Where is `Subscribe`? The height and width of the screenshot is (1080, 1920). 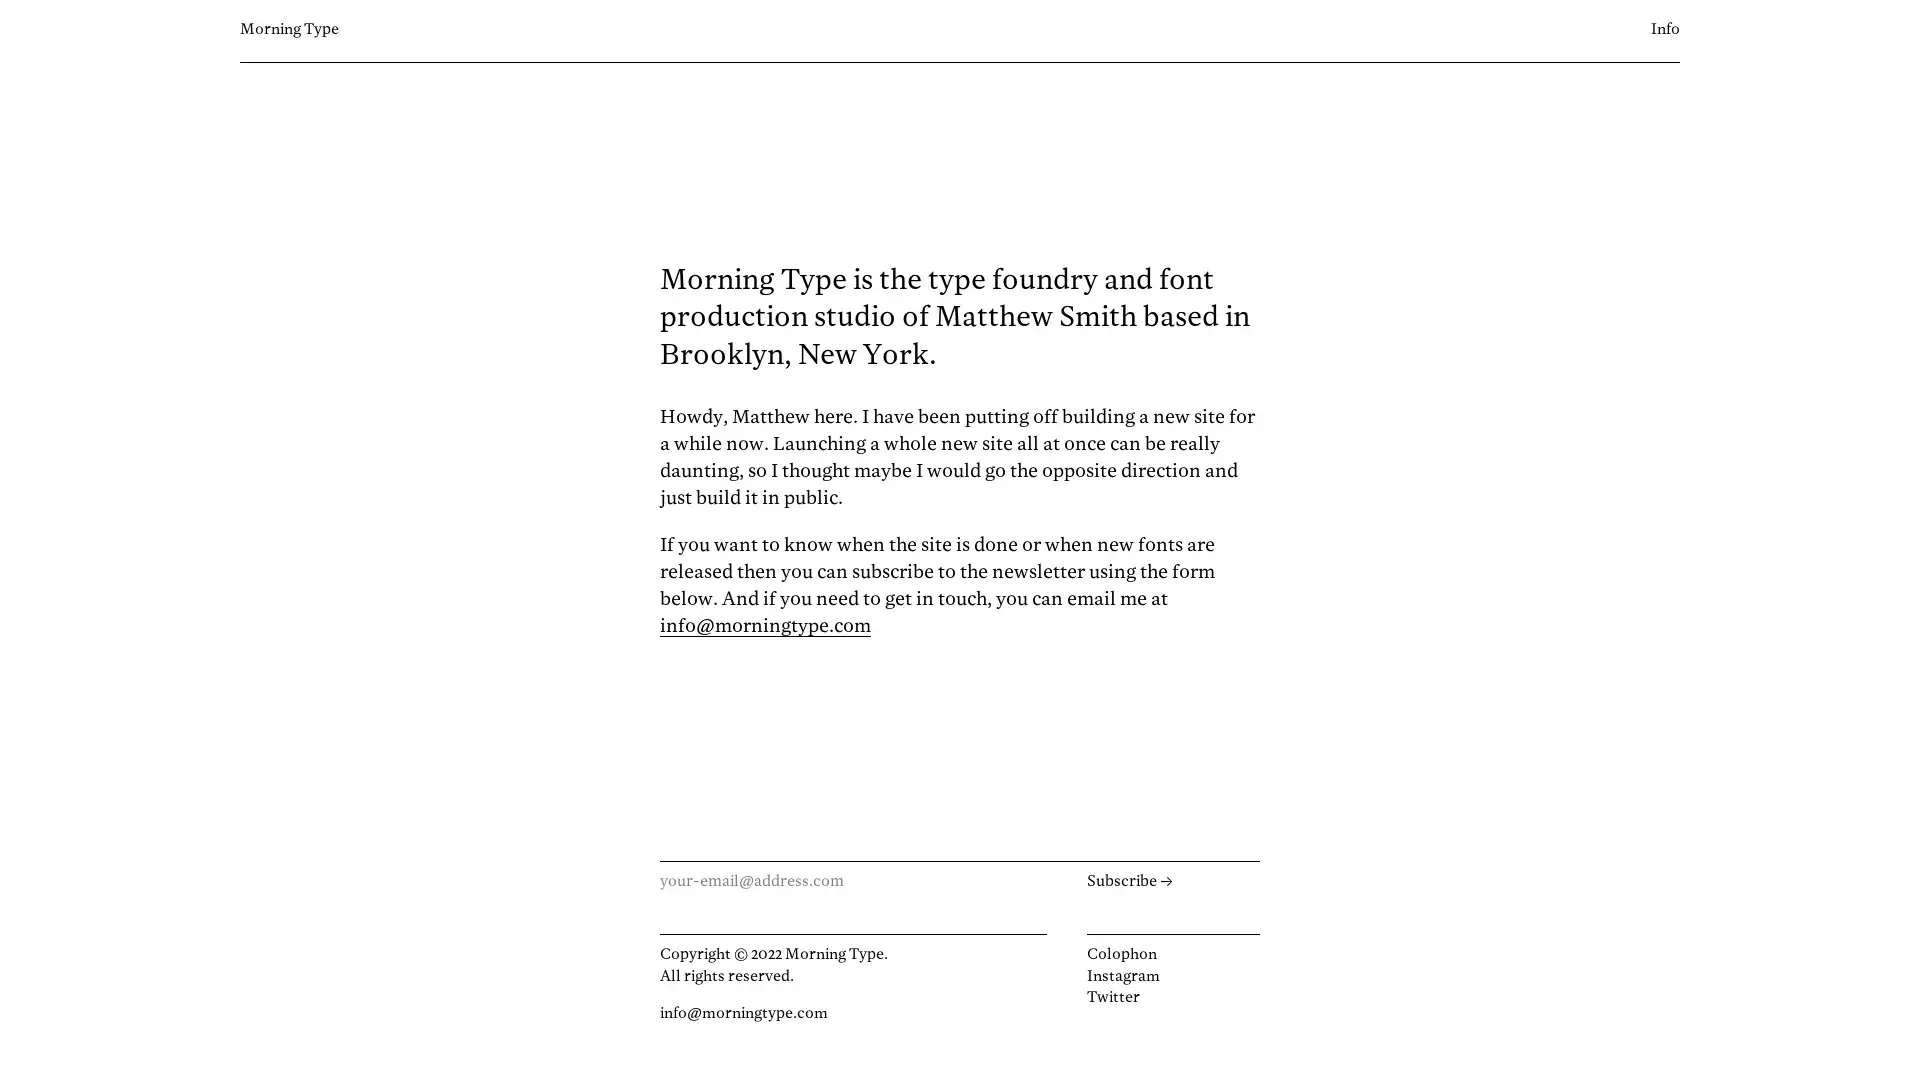 Subscribe is located at coordinates (1172, 881).